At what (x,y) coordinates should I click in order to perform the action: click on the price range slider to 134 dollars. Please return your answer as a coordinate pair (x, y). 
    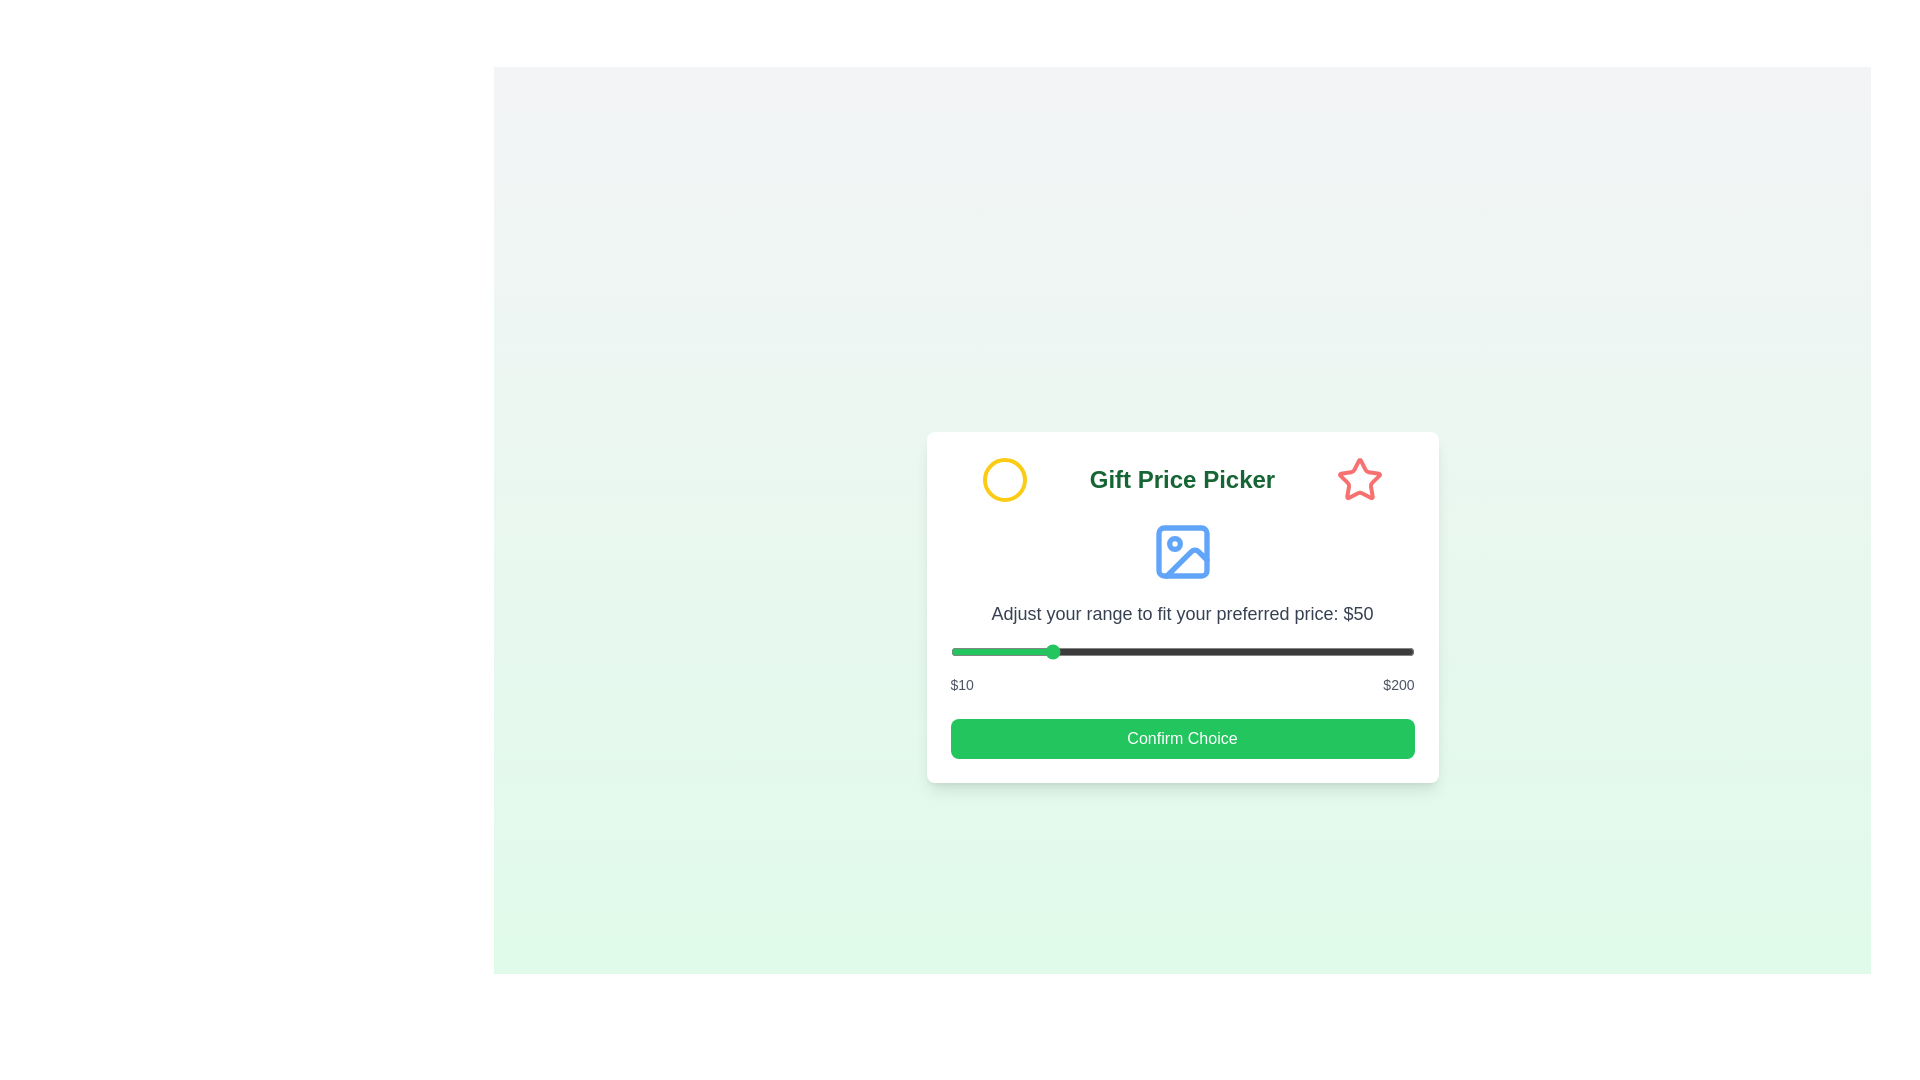
    Looking at the image, I should click on (1252, 651).